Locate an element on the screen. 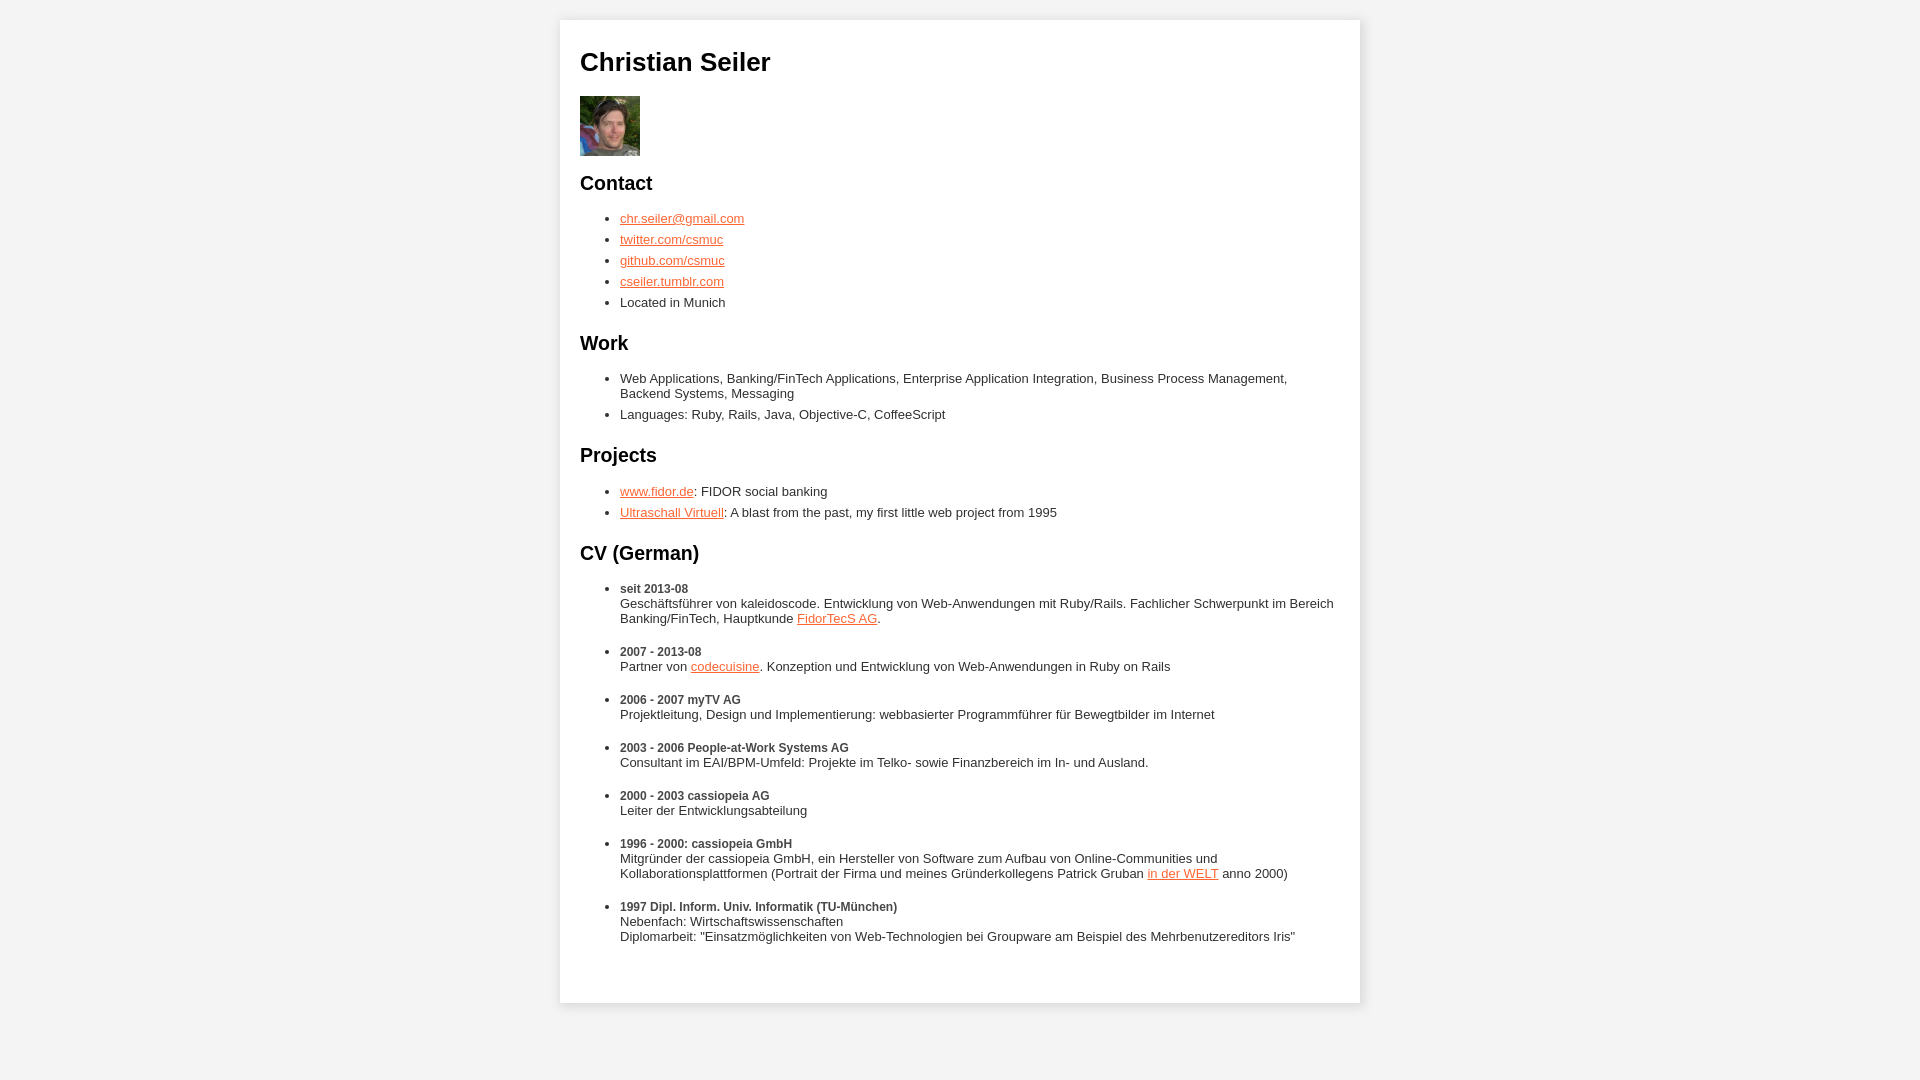 The image size is (1920, 1080). 'codecuisine' is located at coordinates (724, 666).